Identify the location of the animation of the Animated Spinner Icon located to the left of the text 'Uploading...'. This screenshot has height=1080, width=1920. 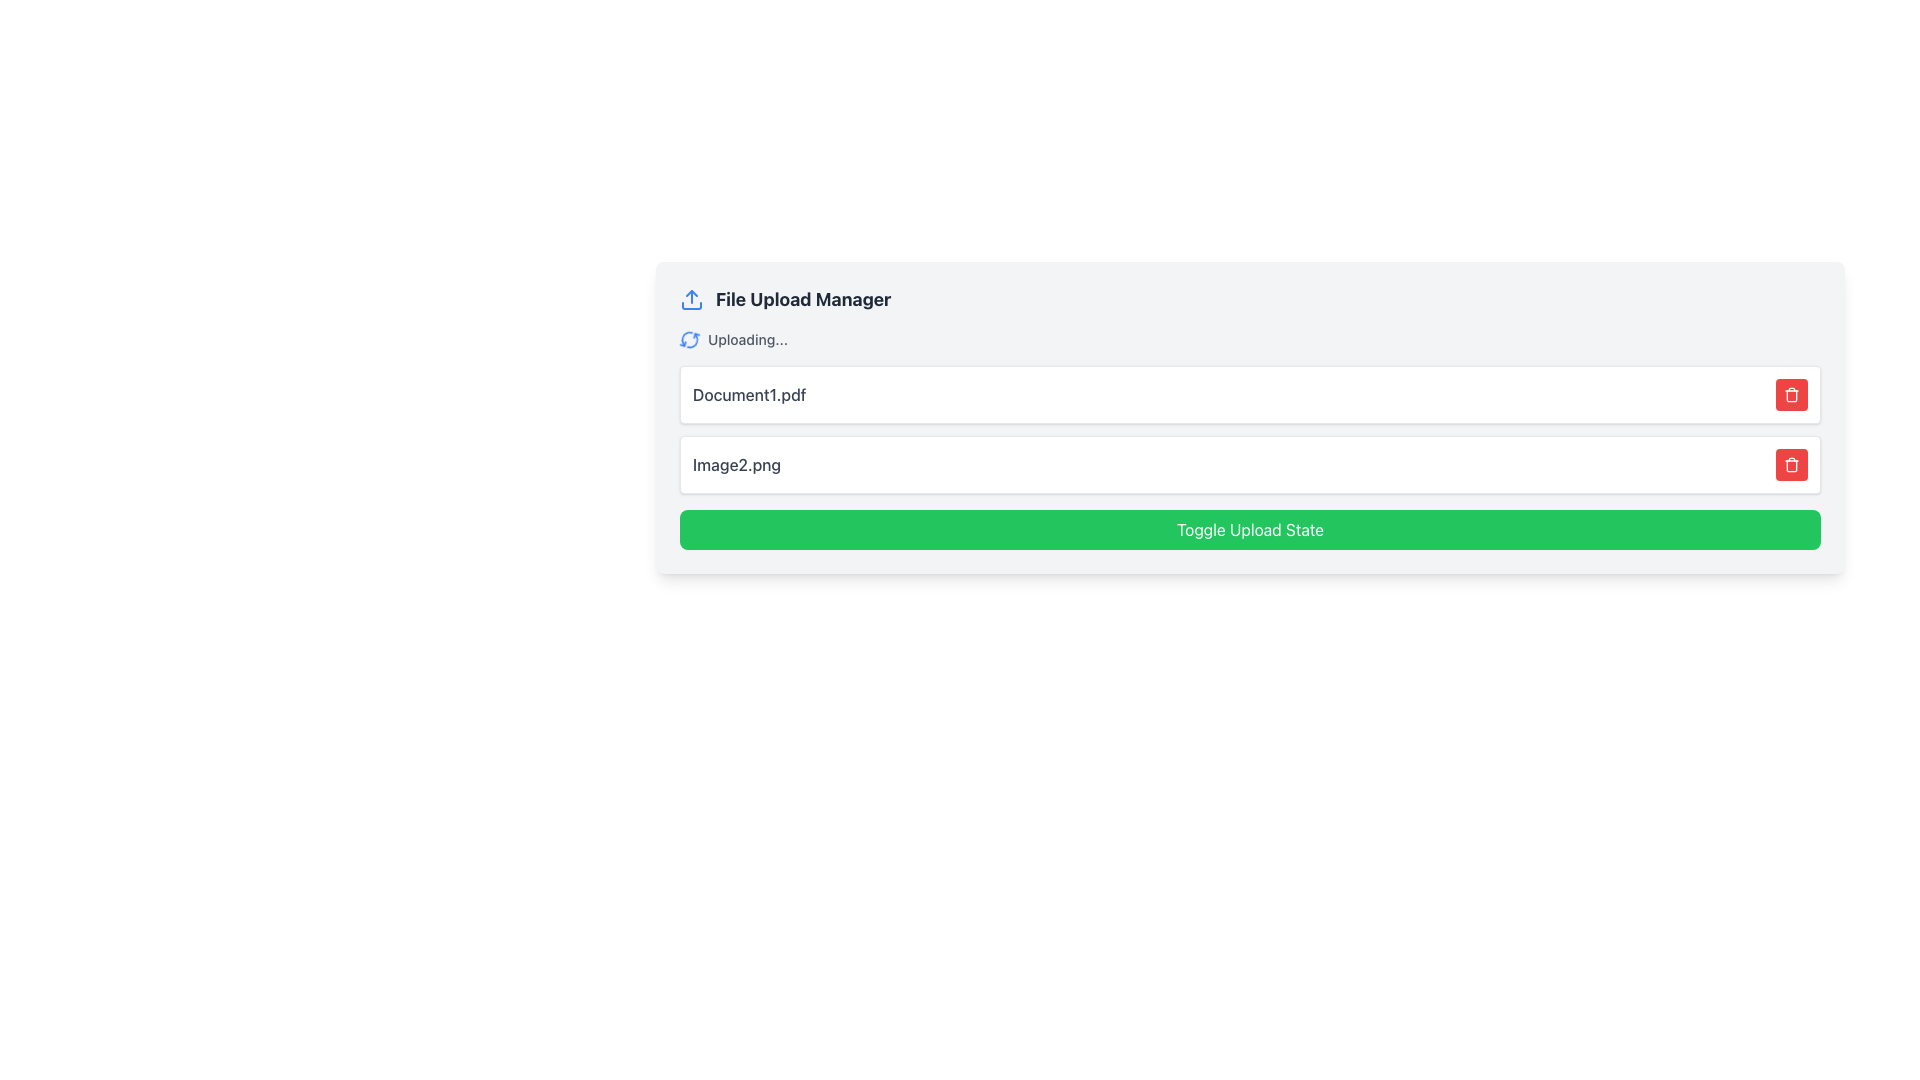
(690, 338).